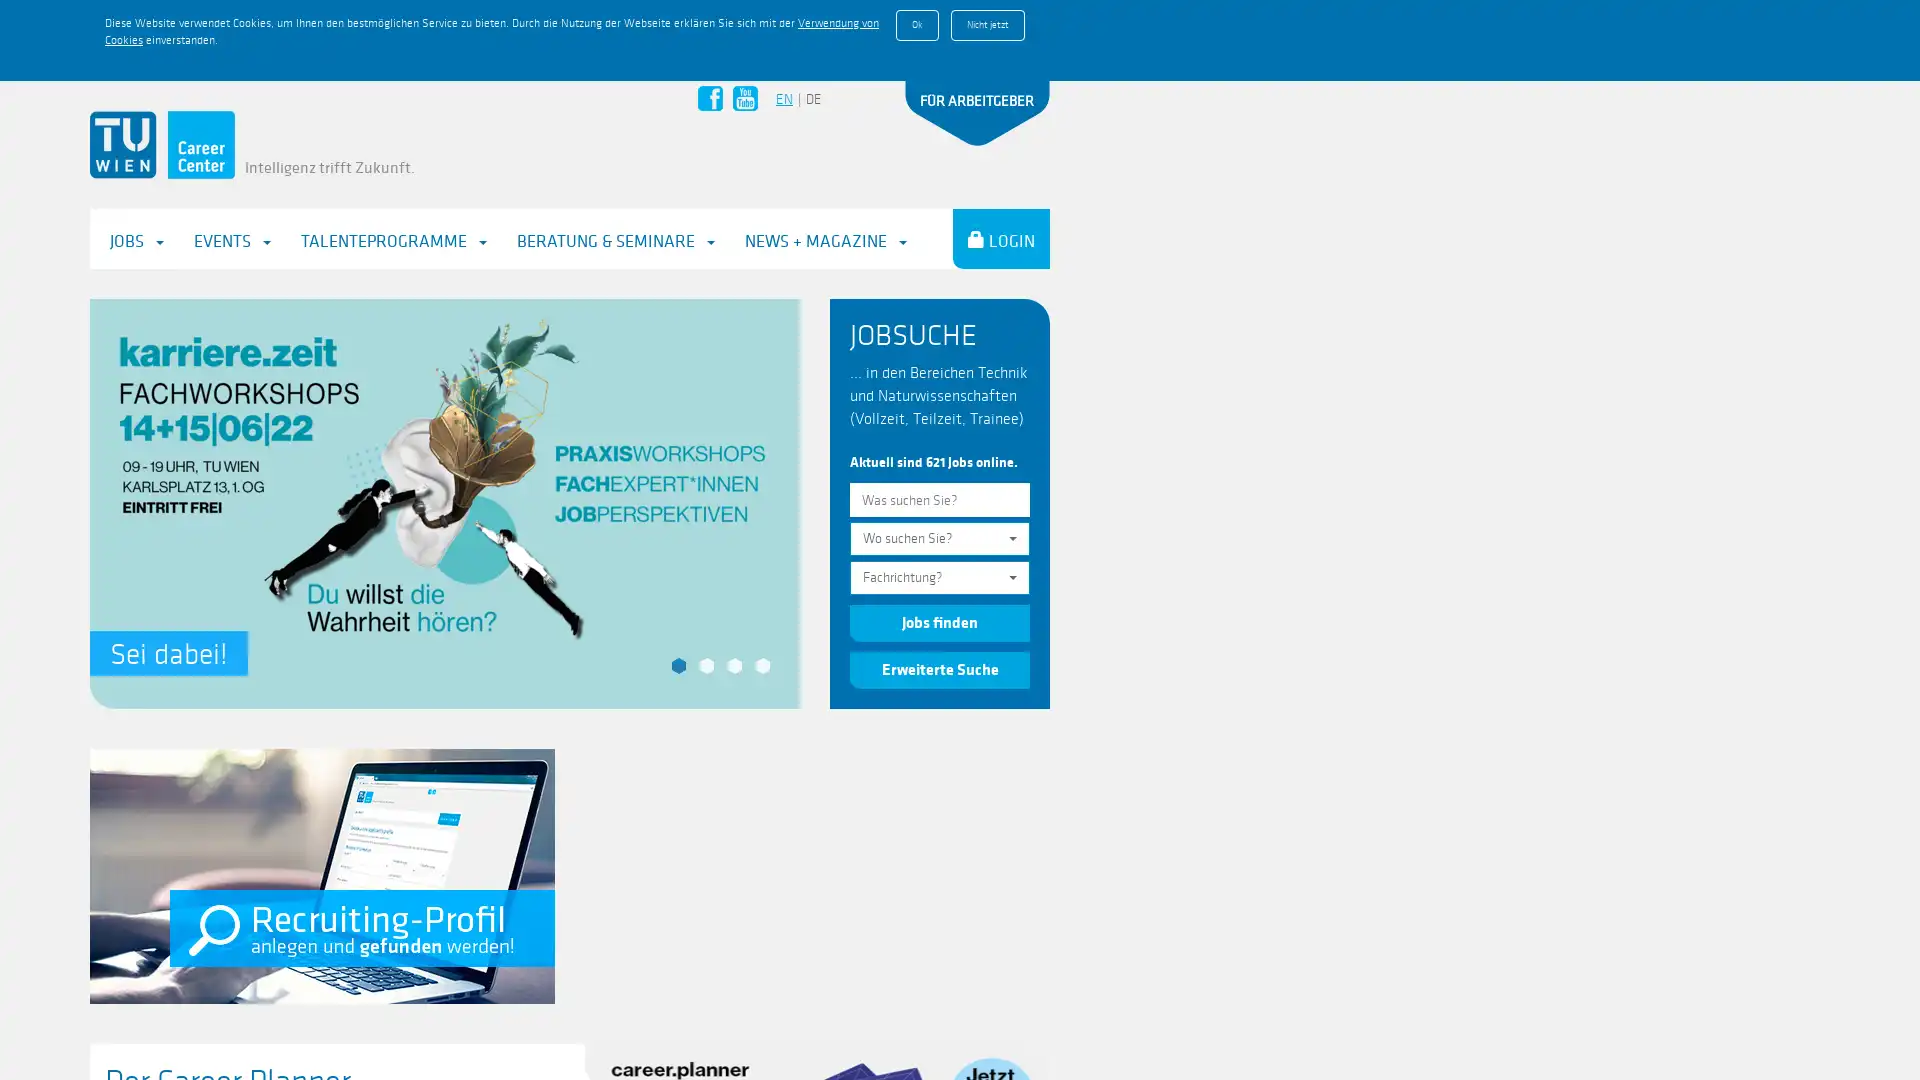  I want to click on Erweiterte Suche, so click(939, 587).